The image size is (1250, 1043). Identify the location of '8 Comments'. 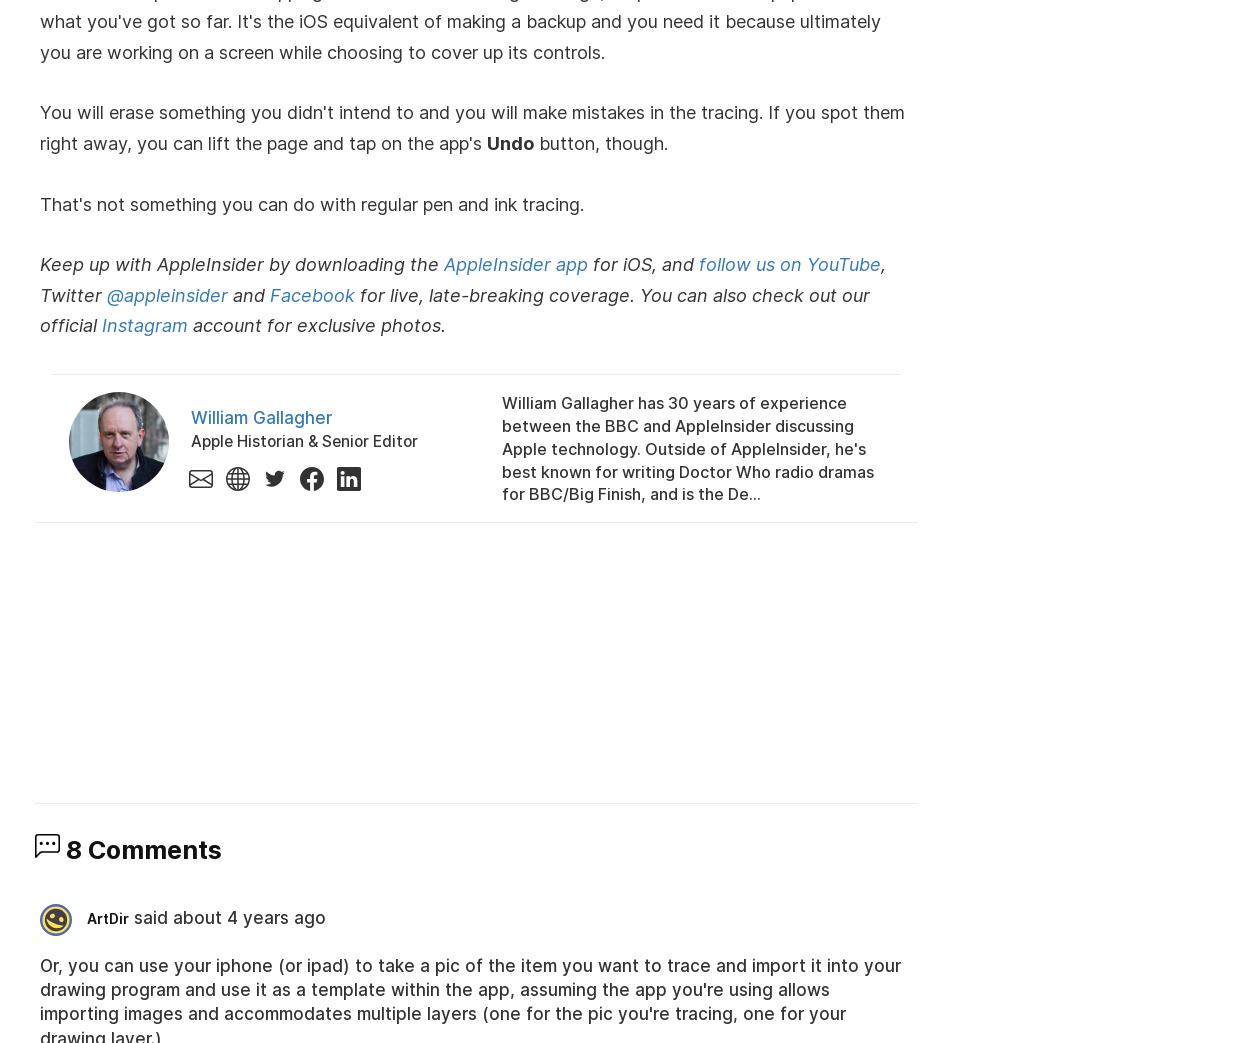
(141, 849).